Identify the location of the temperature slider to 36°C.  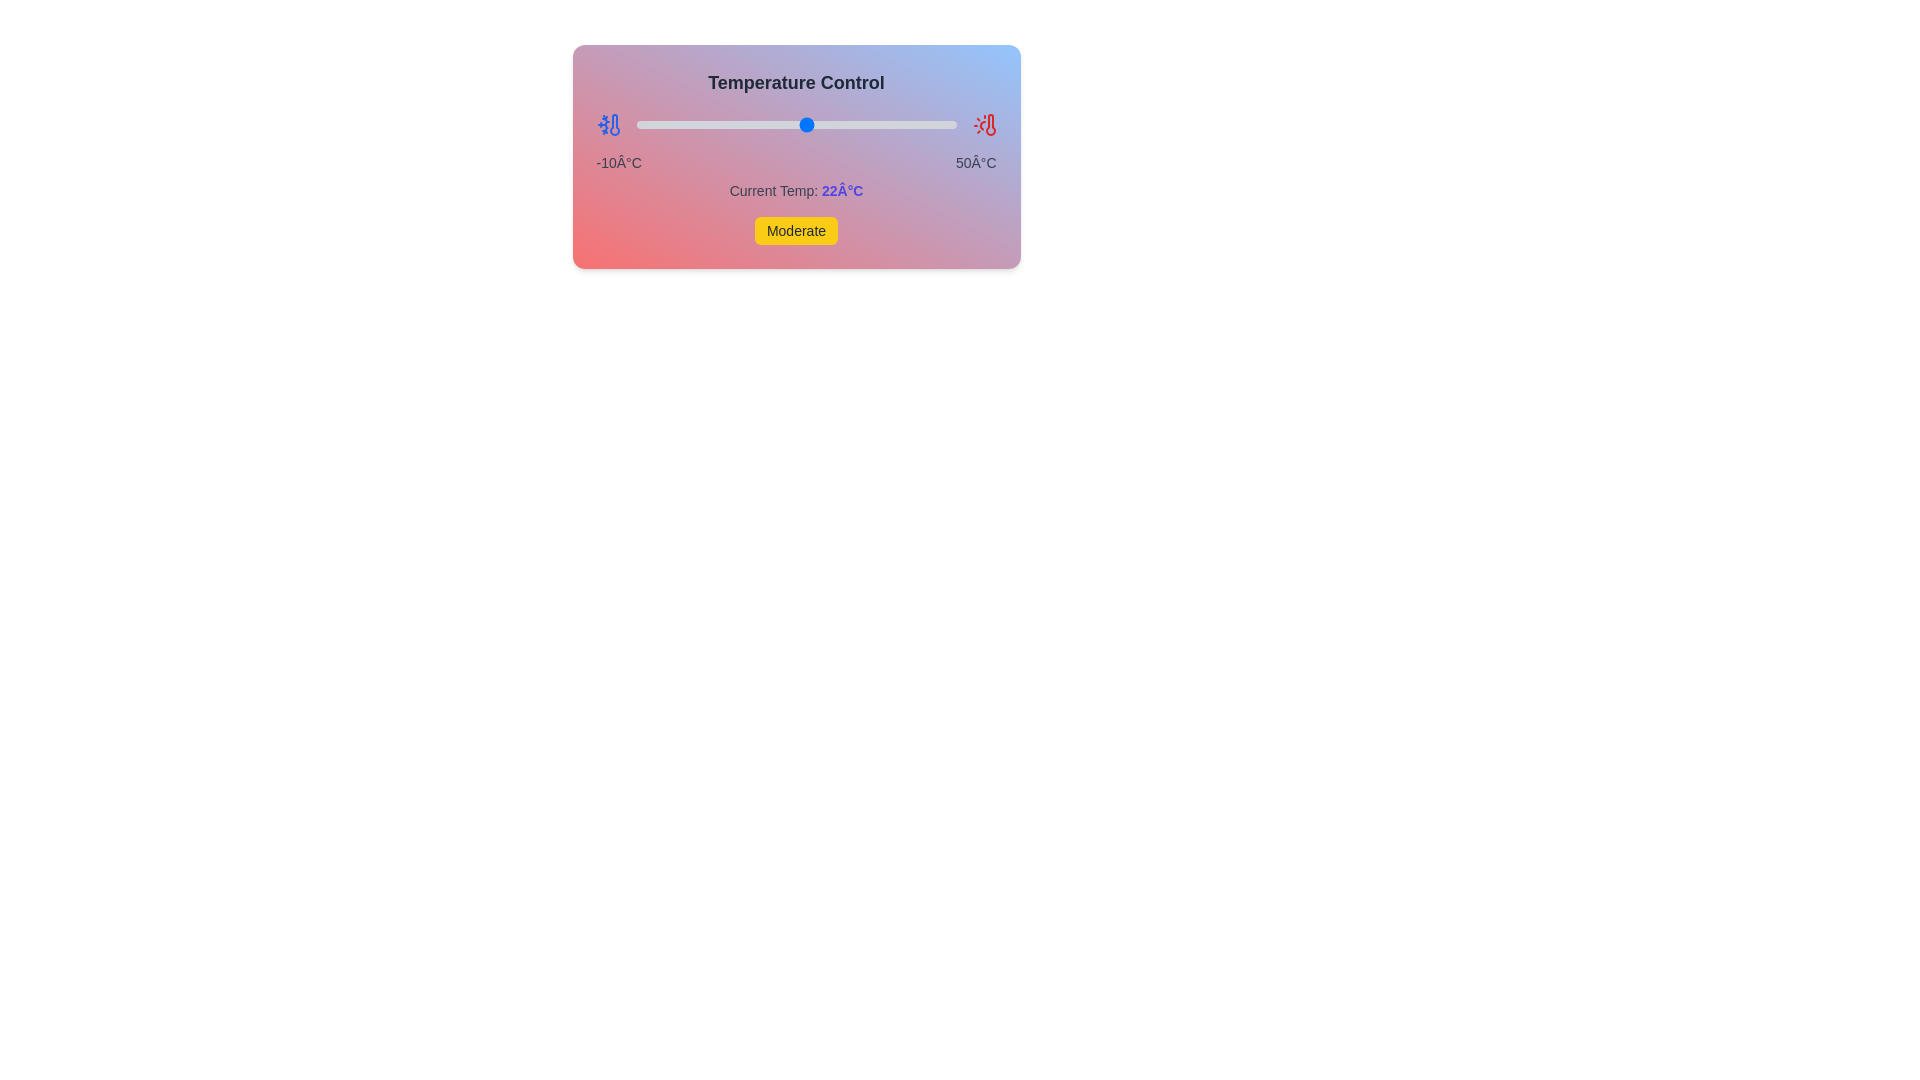
(880, 124).